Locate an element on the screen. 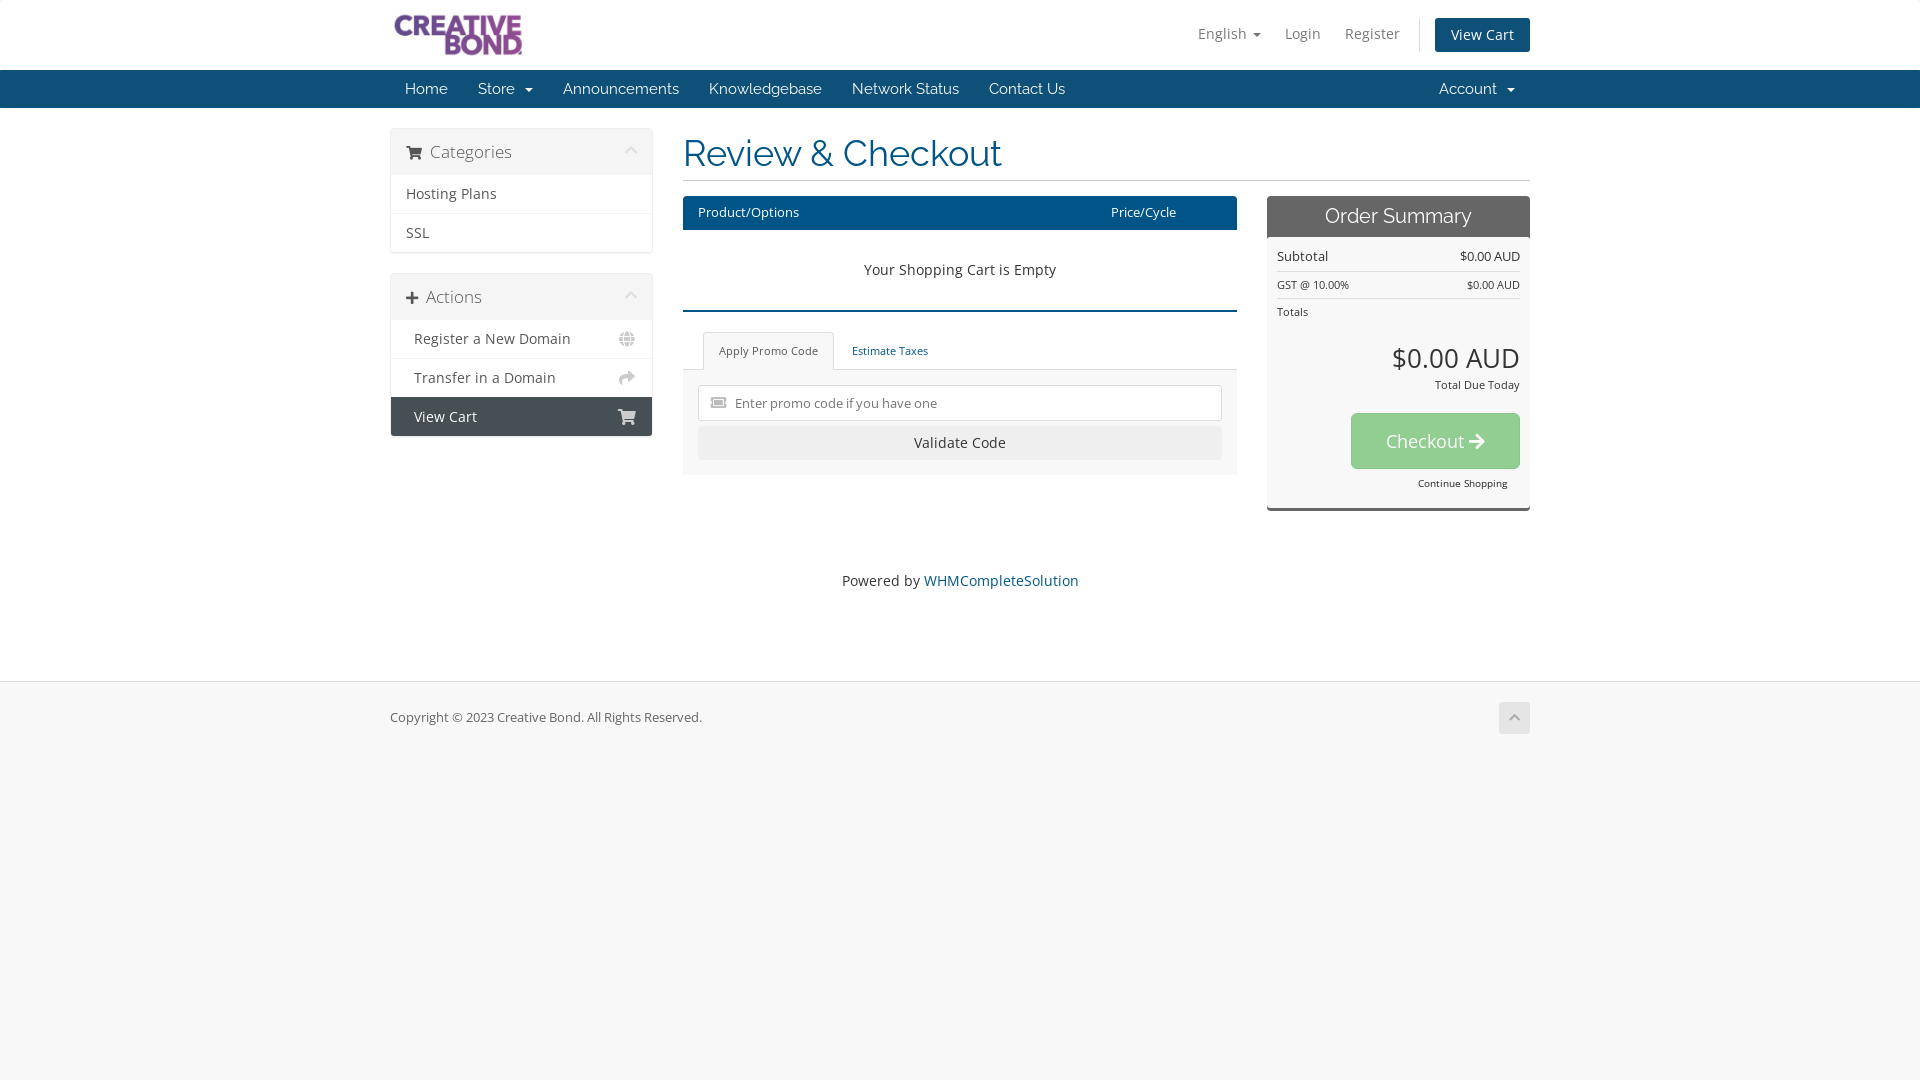 This screenshot has height=1080, width=1920. '  Register a New Domain' is located at coordinates (390, 338).